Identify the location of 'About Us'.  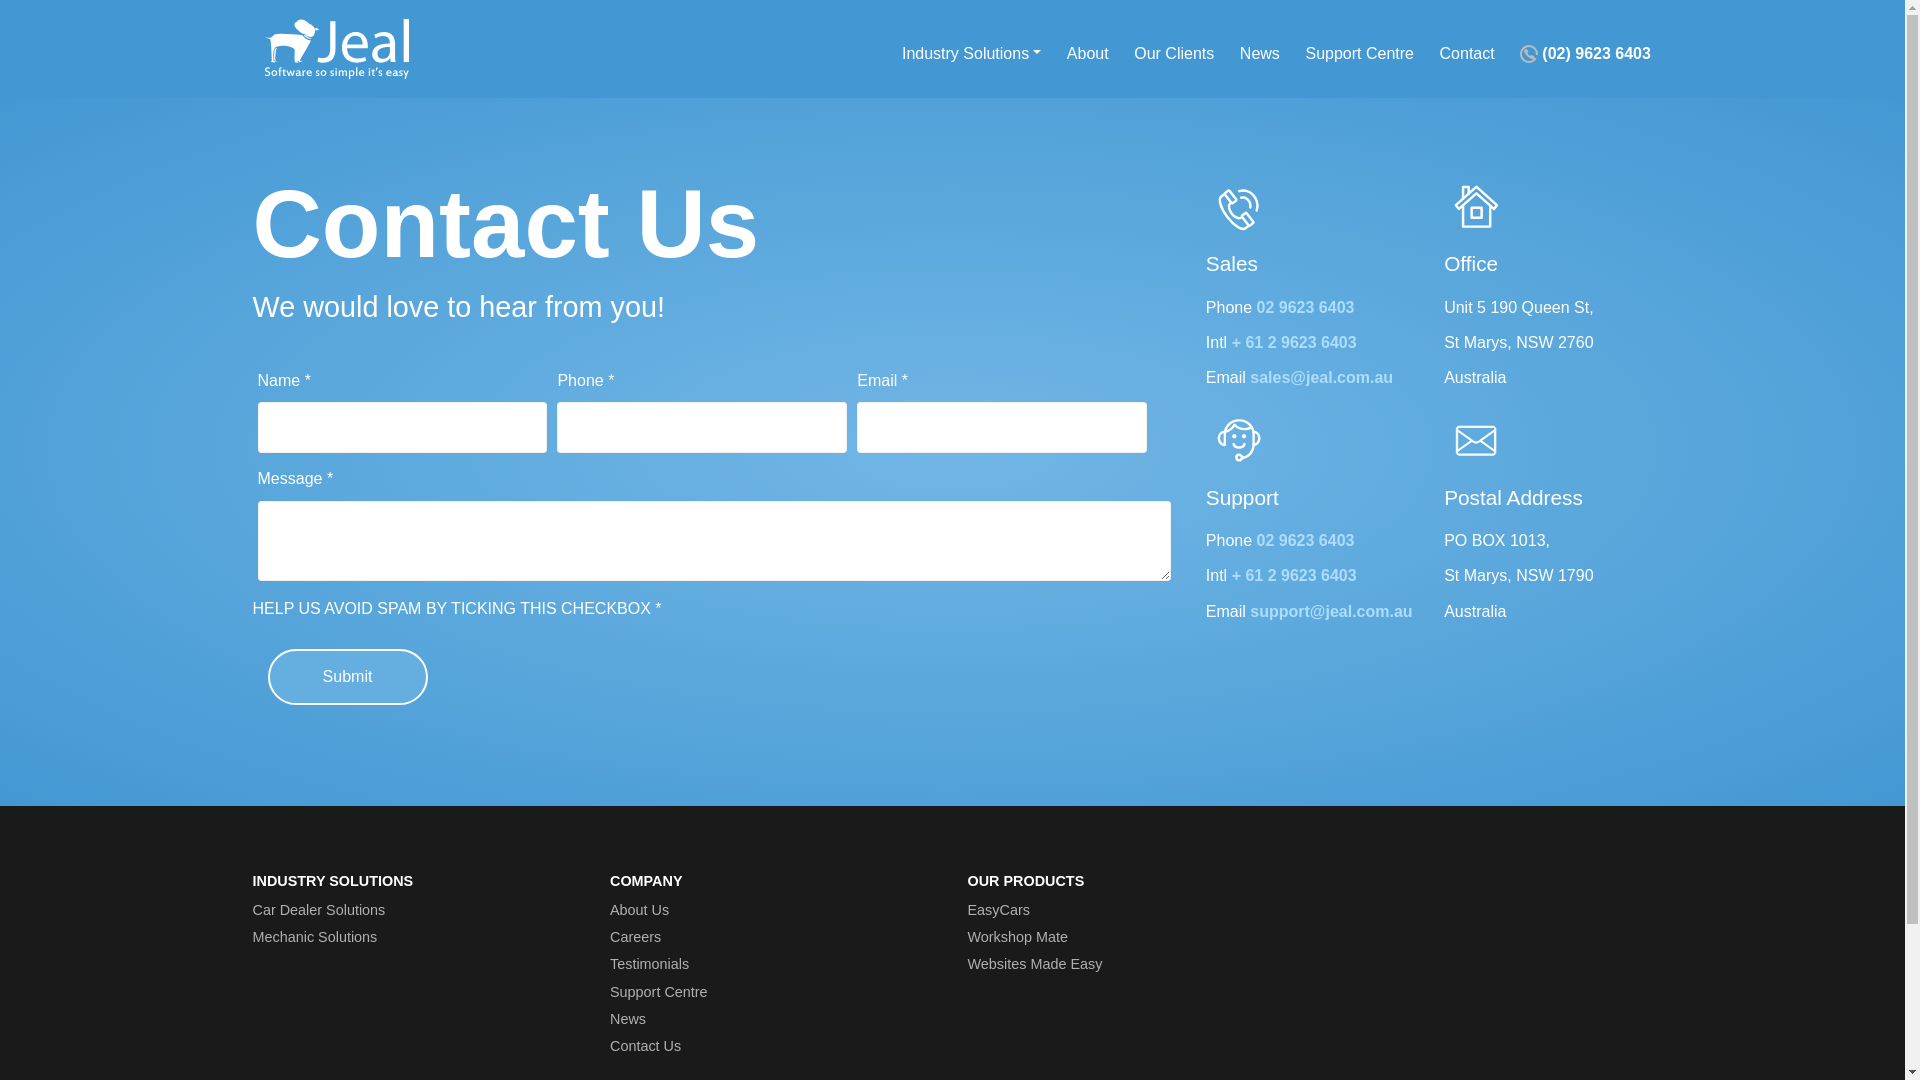
(608, 910).